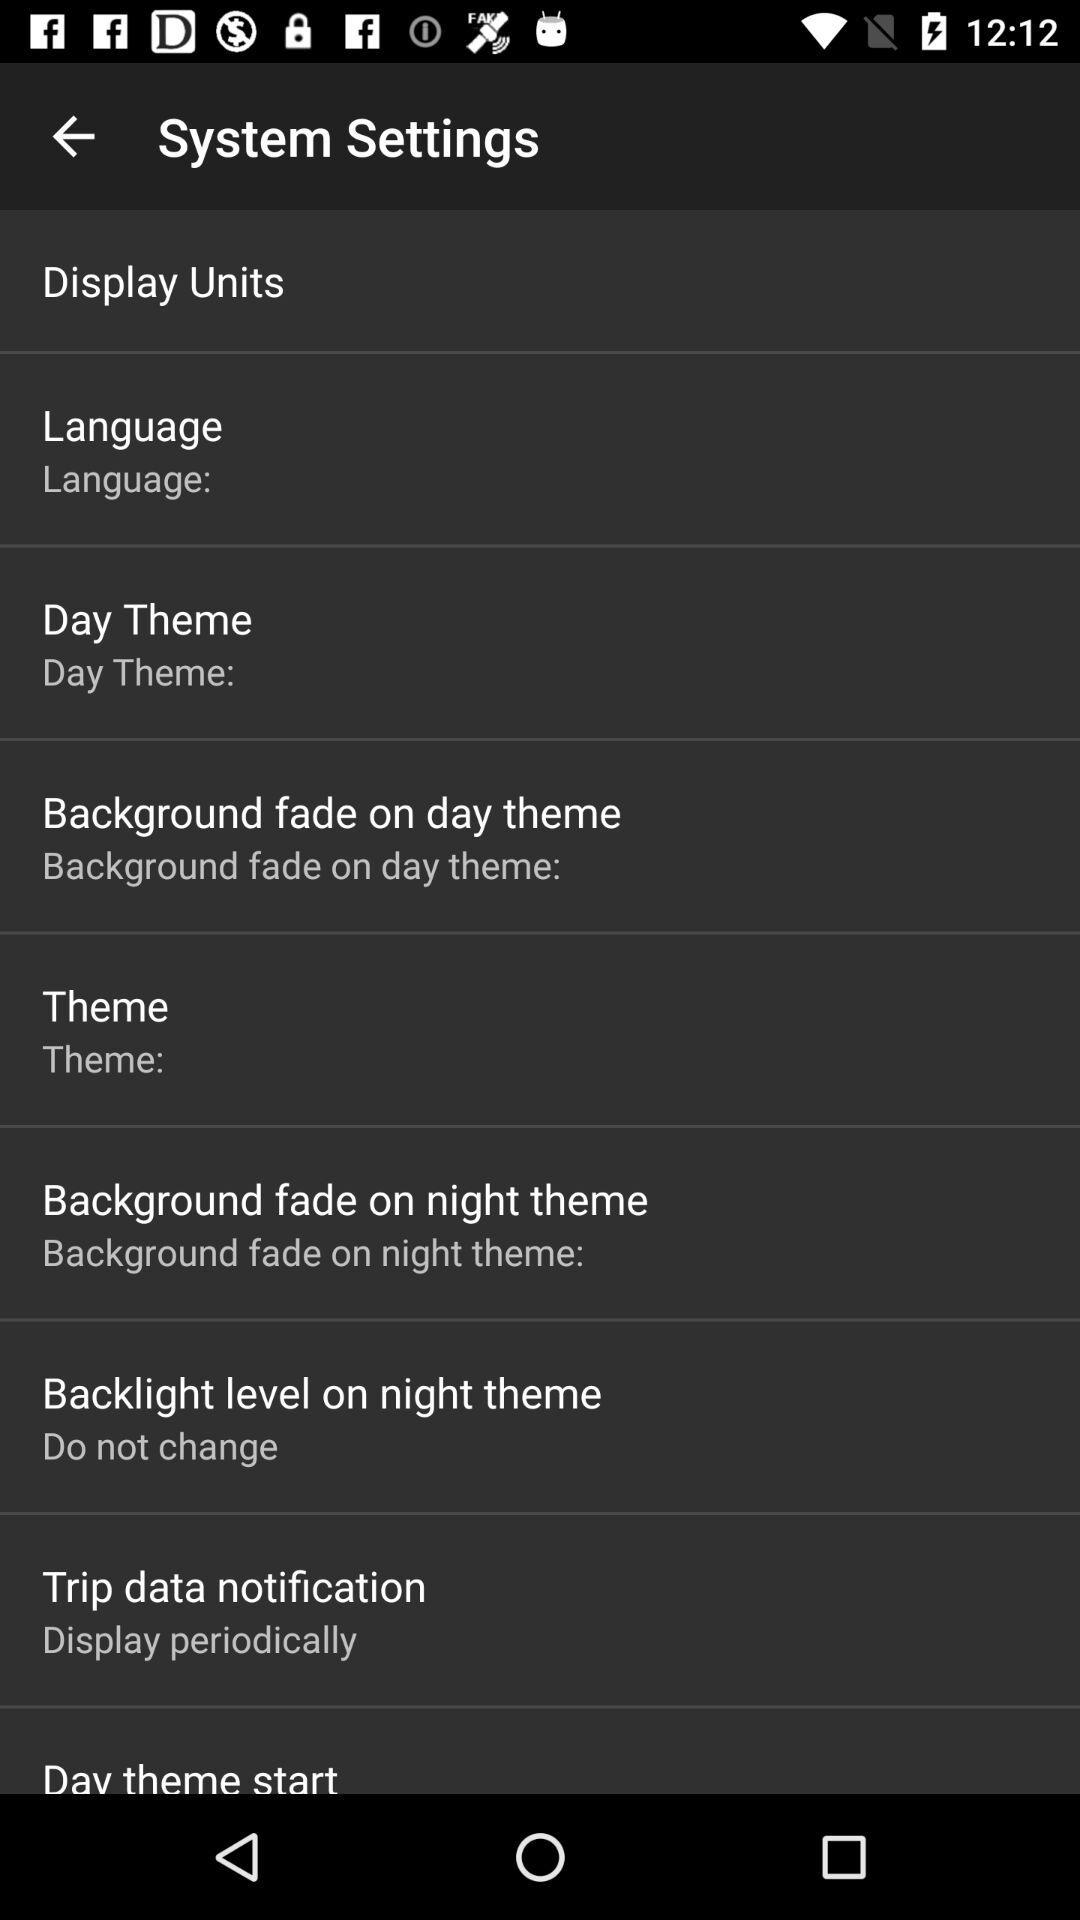 This screenshot has height=1920, width=1080. What do you see at coordinates (321, 1391) in the screenshot?
I see `the icon below the background fade on icon` at bounding box center [321, 1391].